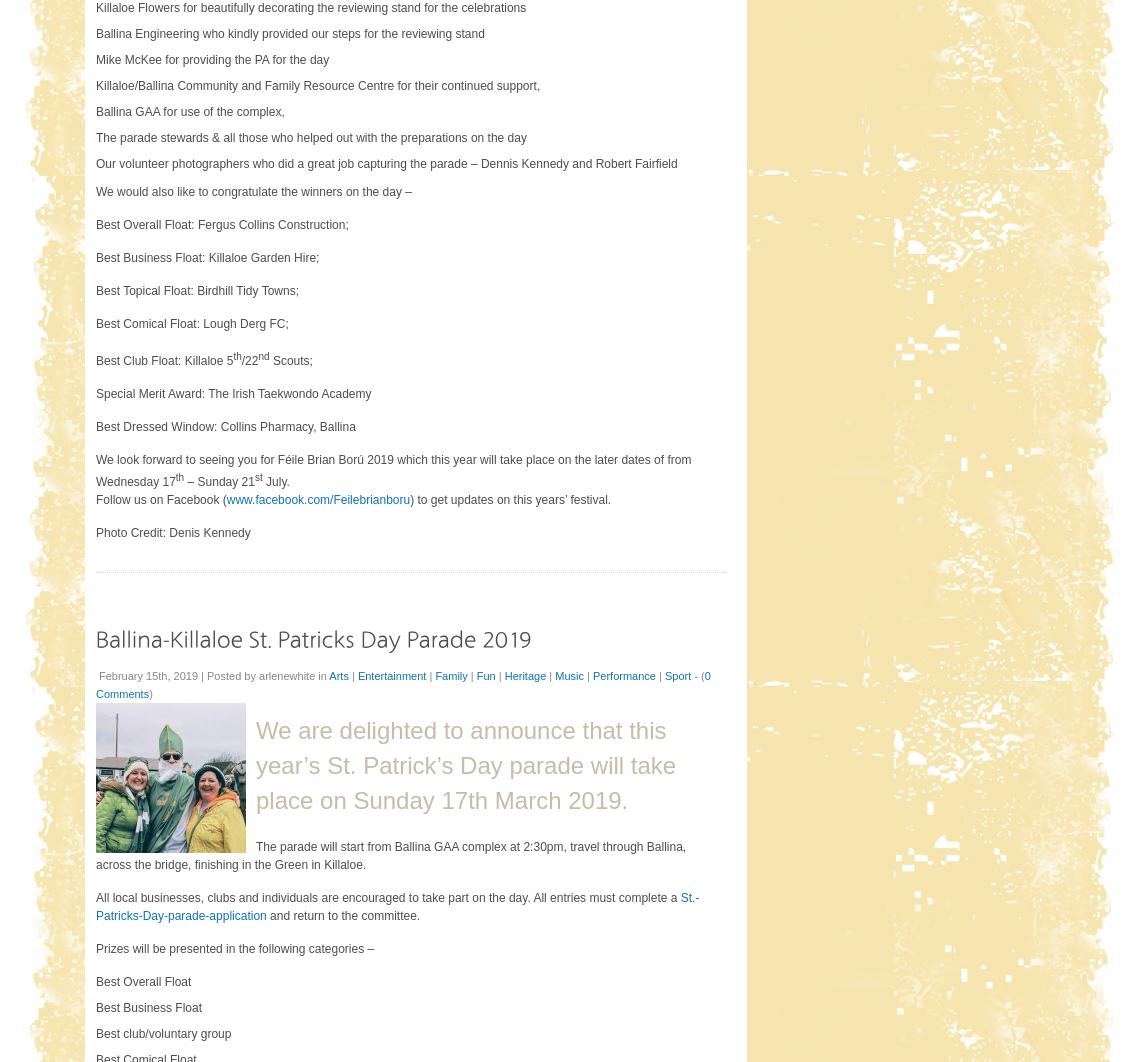 This screenshot has width=1140, height=1062. Describe the element at coordinates (390, 675) in the screenshot. I see `'Entertainment'` at that location.